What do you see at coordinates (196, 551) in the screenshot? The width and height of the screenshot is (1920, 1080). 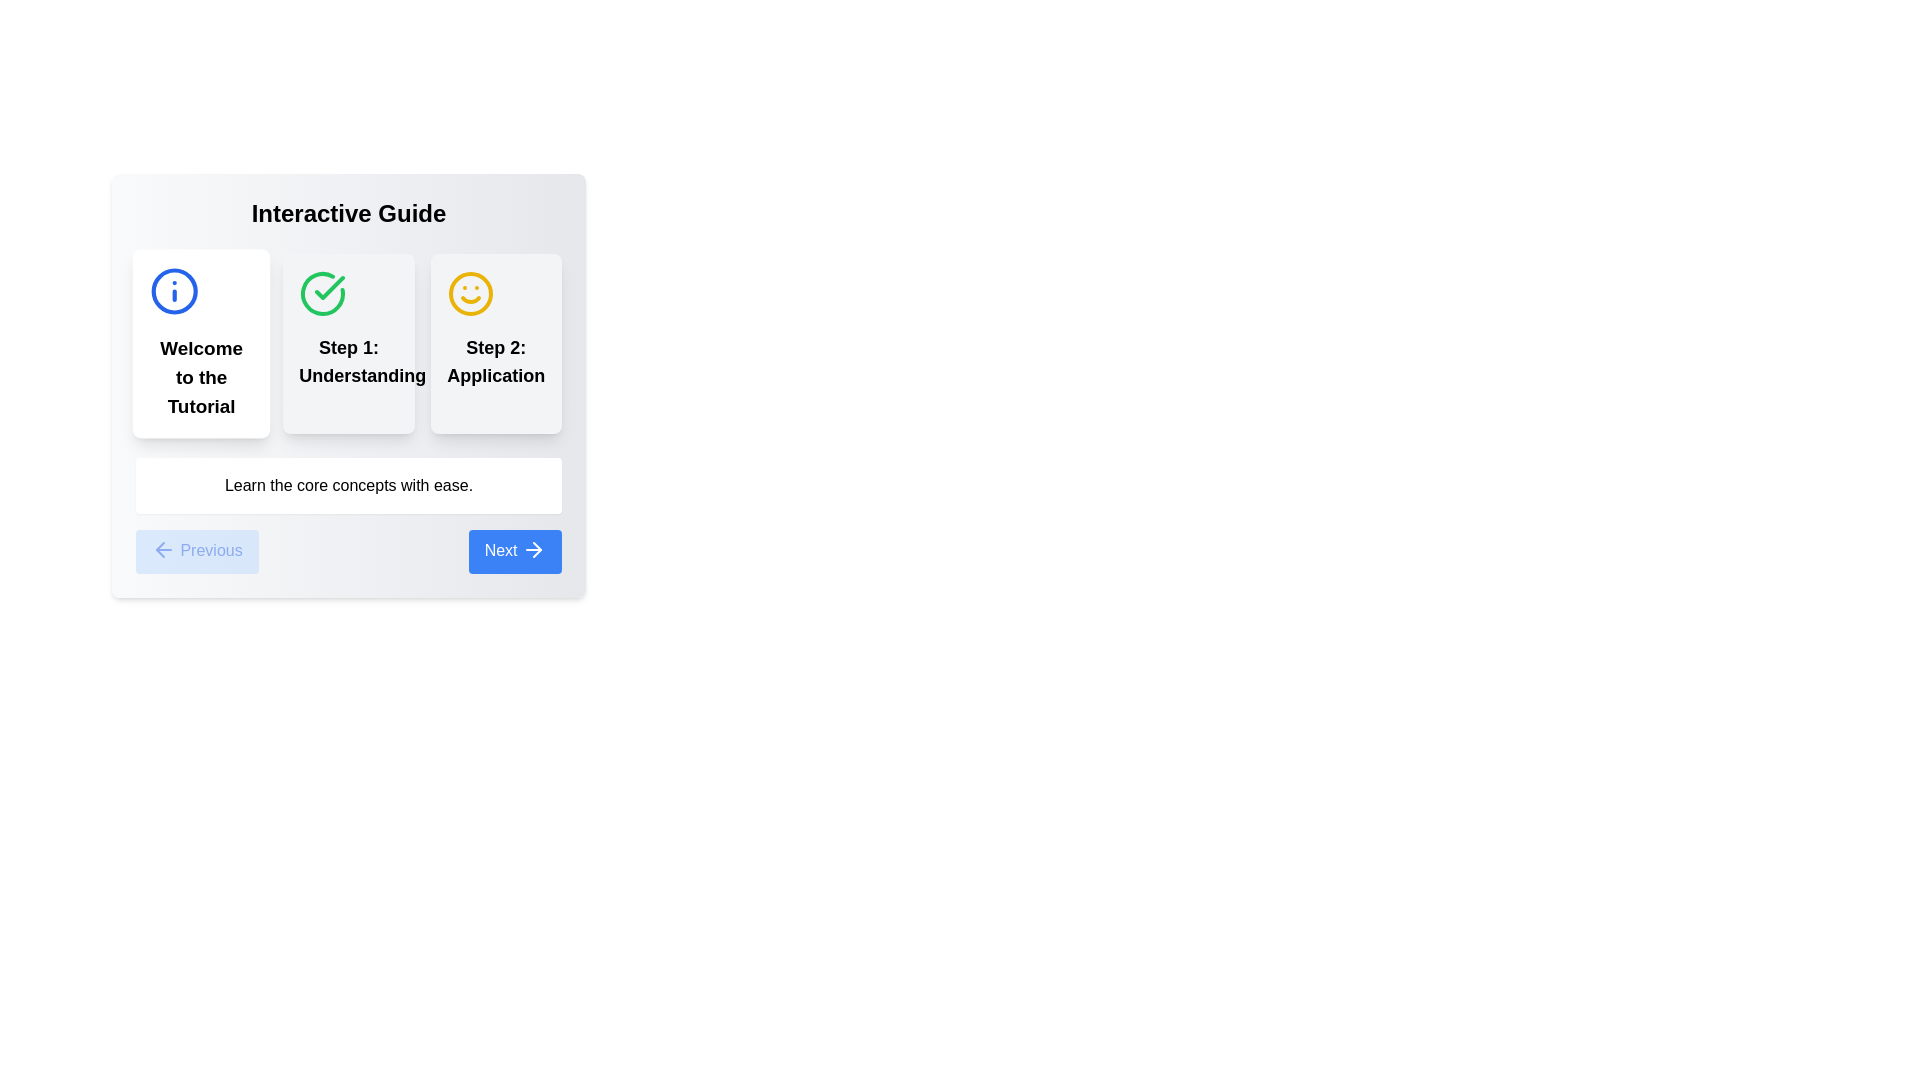 I see `the Previous button to navigate between tutorial steps` at bounding box center [196, 551].